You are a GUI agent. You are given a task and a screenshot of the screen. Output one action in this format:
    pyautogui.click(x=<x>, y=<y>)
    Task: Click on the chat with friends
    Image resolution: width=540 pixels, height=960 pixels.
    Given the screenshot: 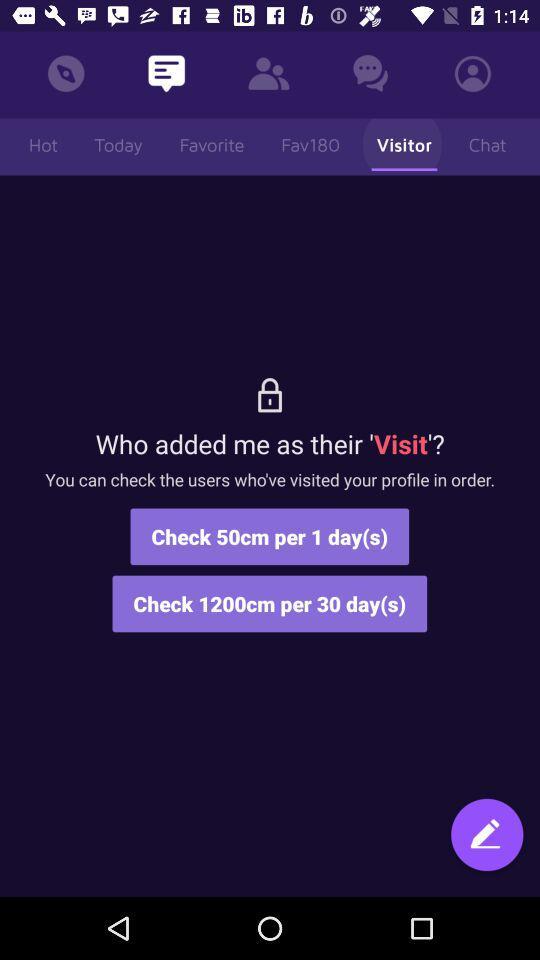 What is the action you would take?
    pyautogui.click(x=486, y=843)
    